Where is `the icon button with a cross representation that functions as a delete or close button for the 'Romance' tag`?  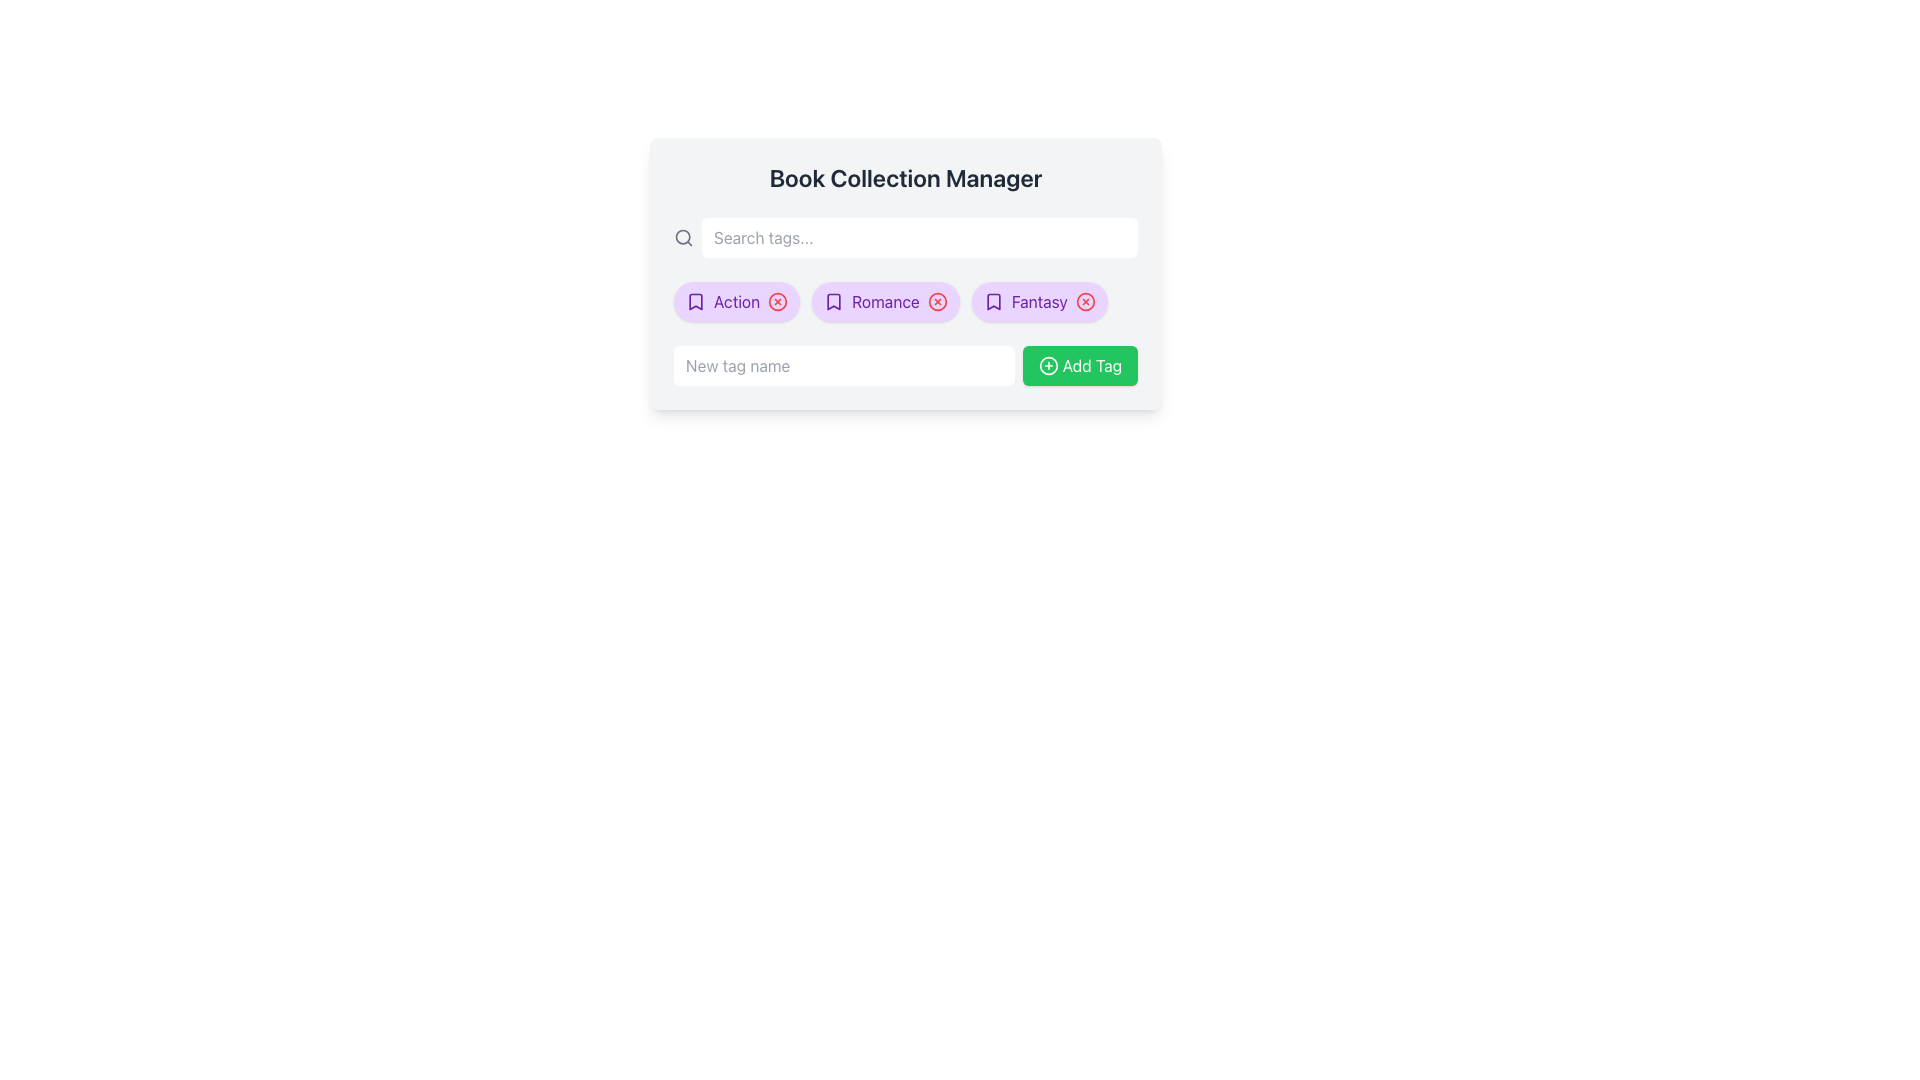
the icon button with a cross representation that functions as a delete or close button for the 'Romance' tag is located at coordinates (936, 301).